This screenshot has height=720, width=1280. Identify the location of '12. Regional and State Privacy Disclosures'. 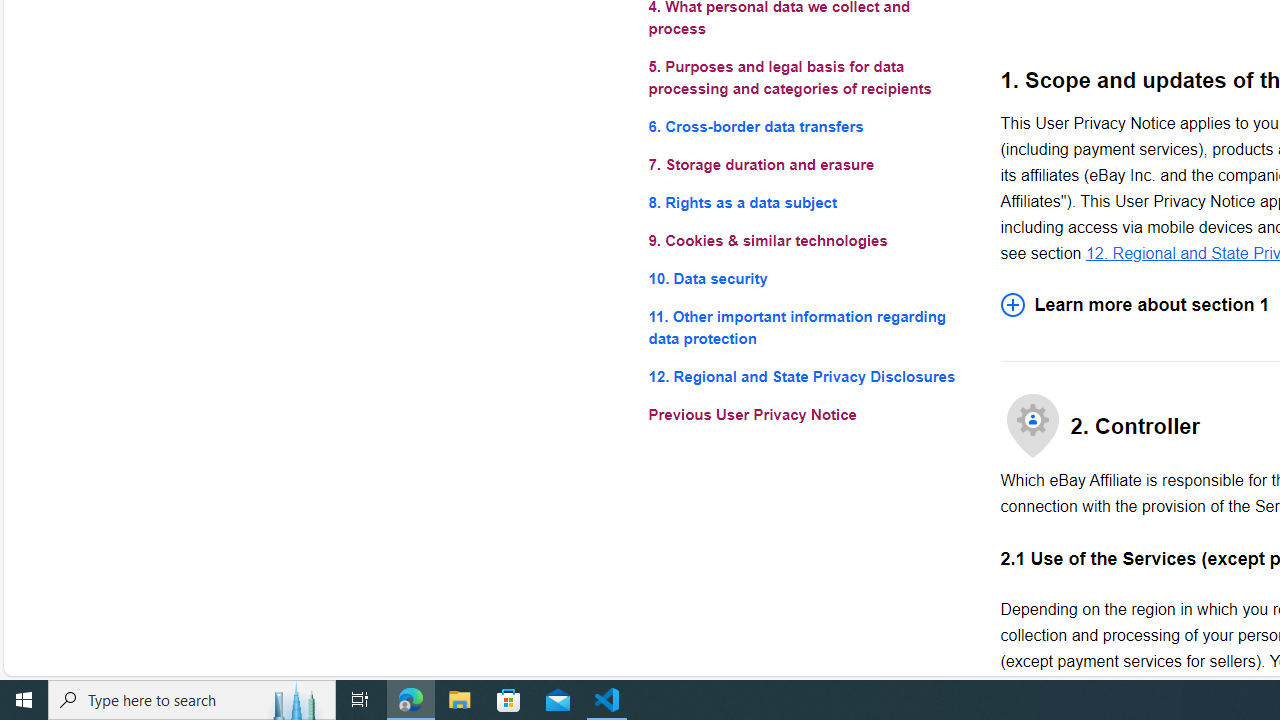
(808, 377).